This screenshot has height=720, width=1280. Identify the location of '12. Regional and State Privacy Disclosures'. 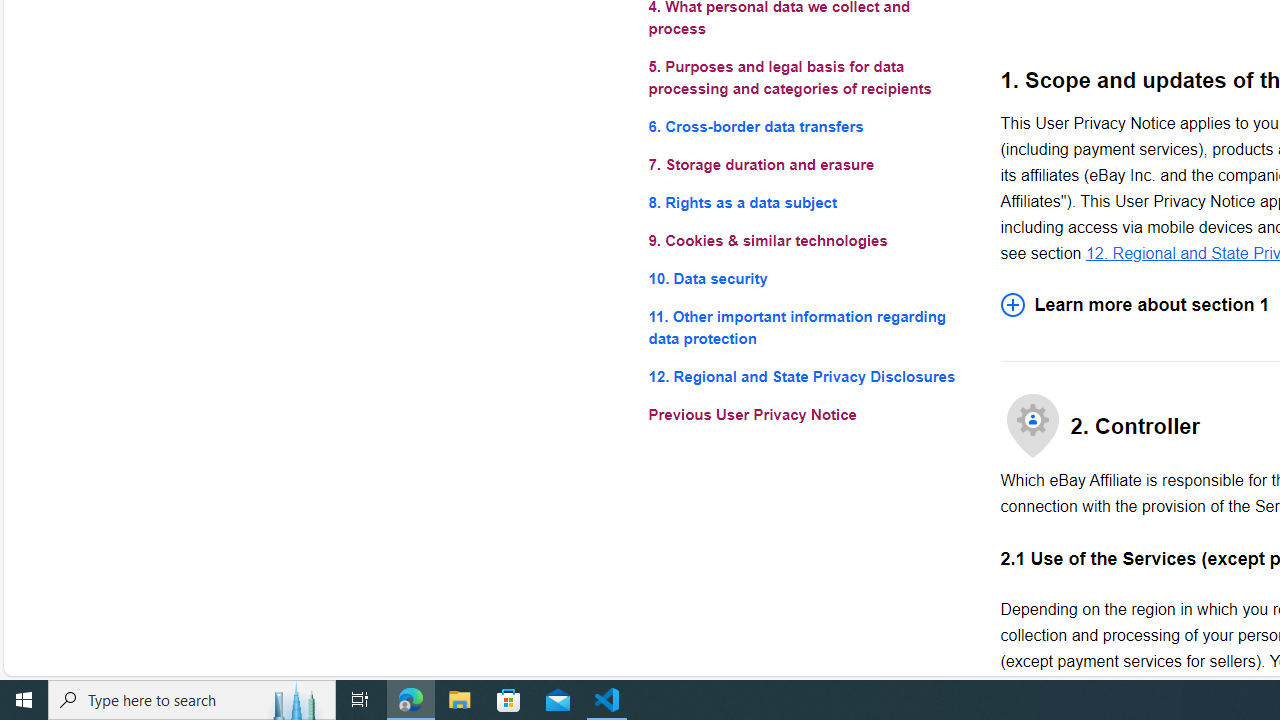
(808, 377).